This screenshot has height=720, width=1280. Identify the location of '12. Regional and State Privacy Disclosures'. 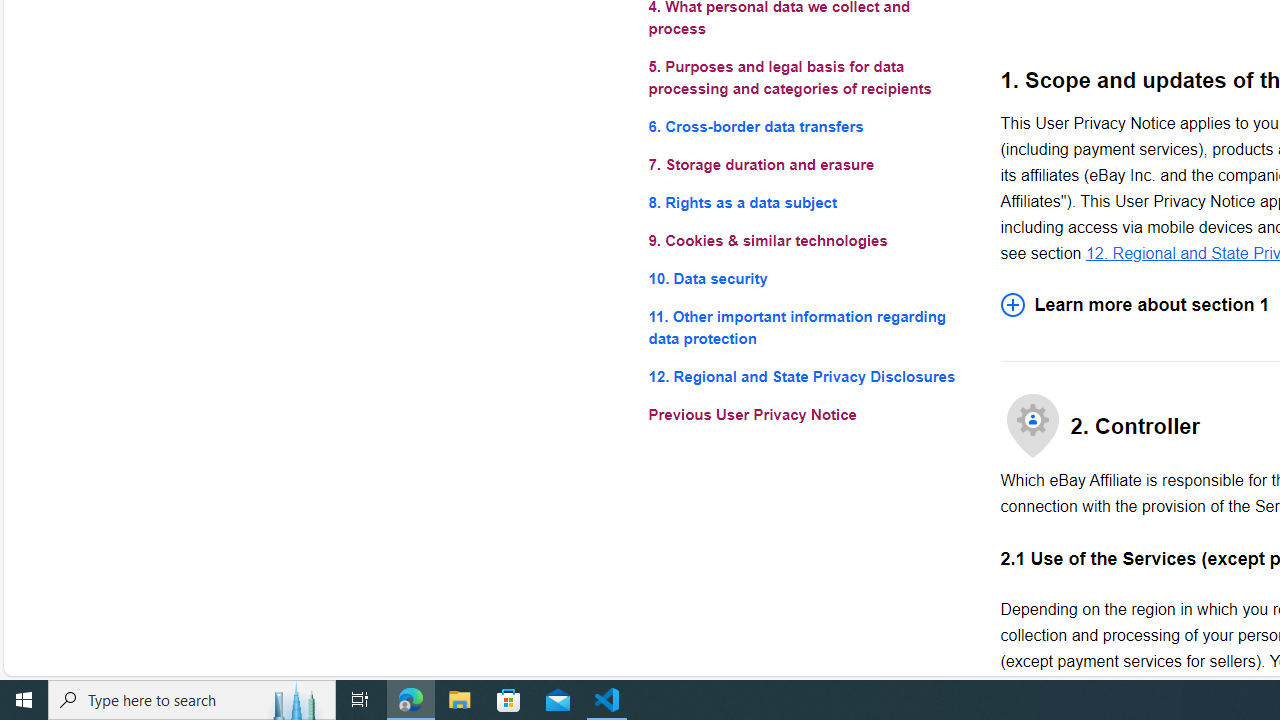
(808, 377).